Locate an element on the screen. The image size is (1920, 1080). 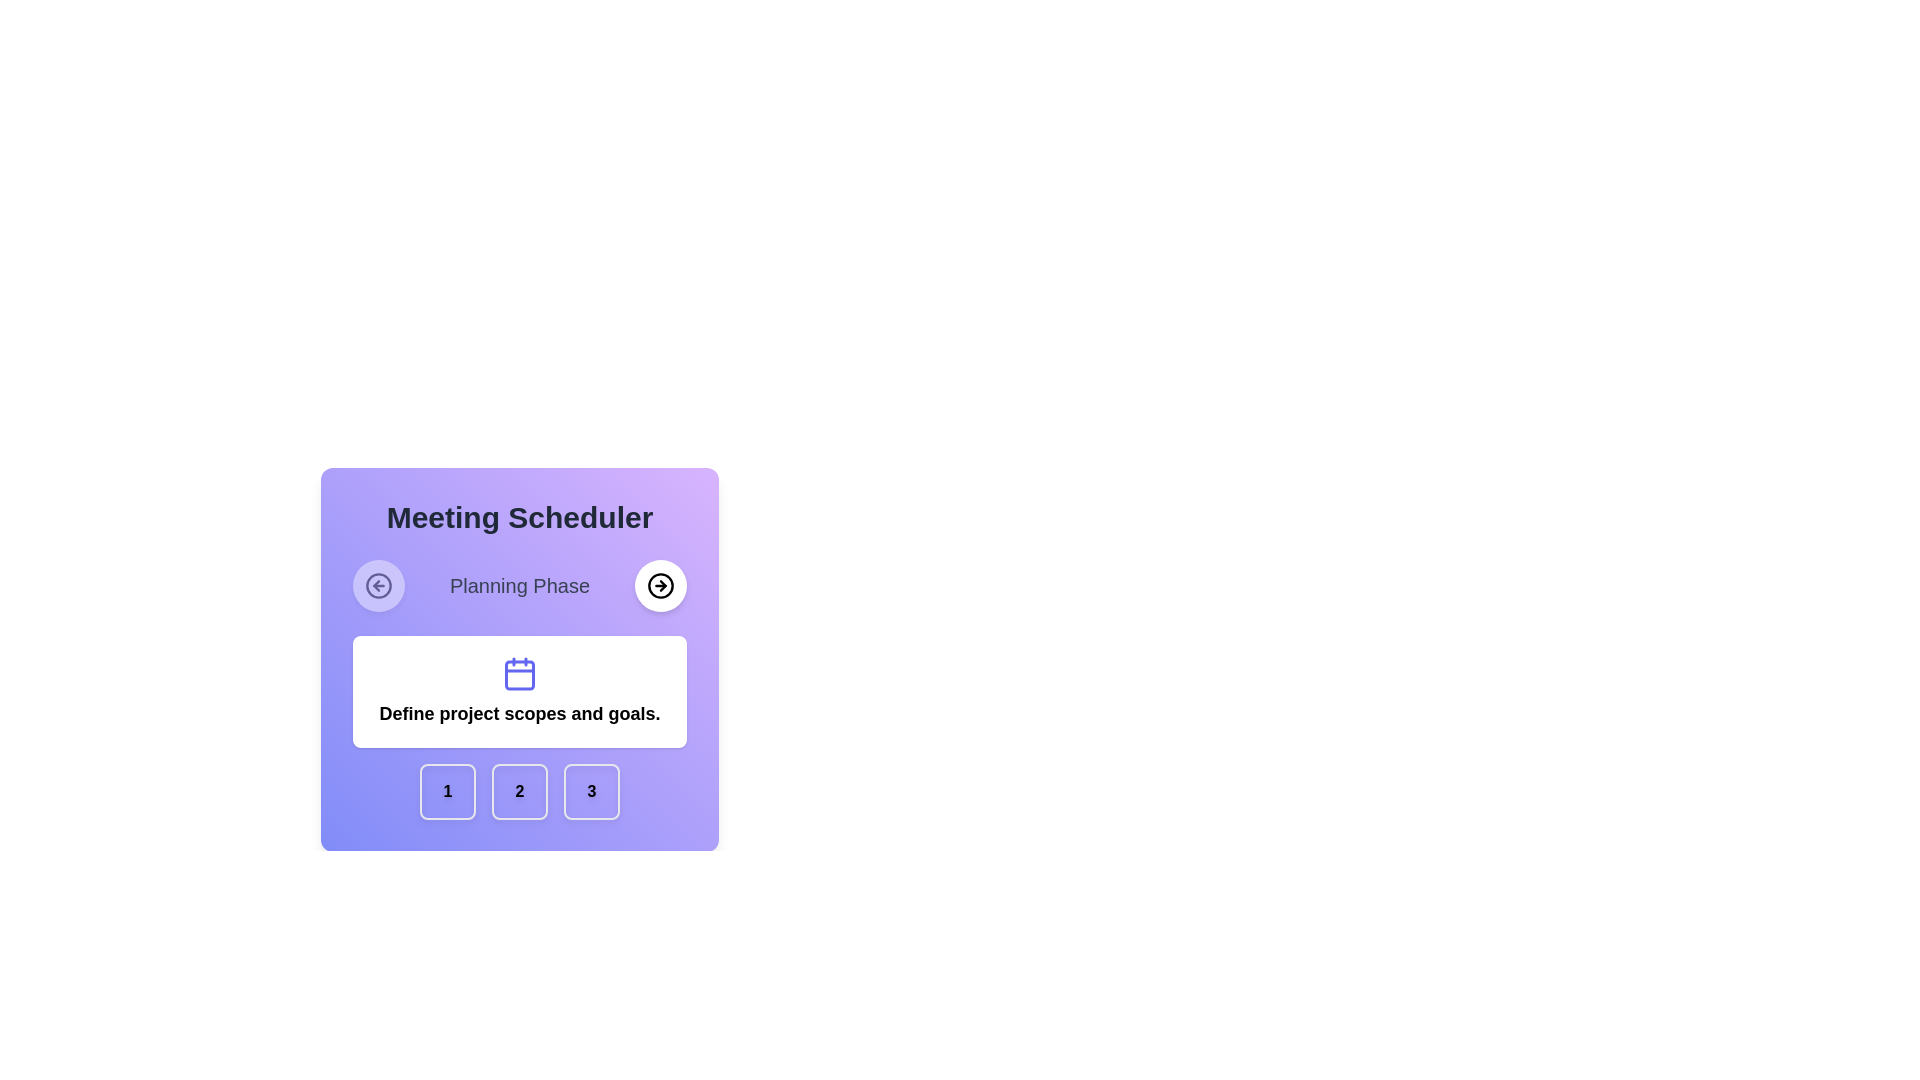
the button labeled '2' in the 'Meeting Scheduler' card is located at coordinates (519, 790).